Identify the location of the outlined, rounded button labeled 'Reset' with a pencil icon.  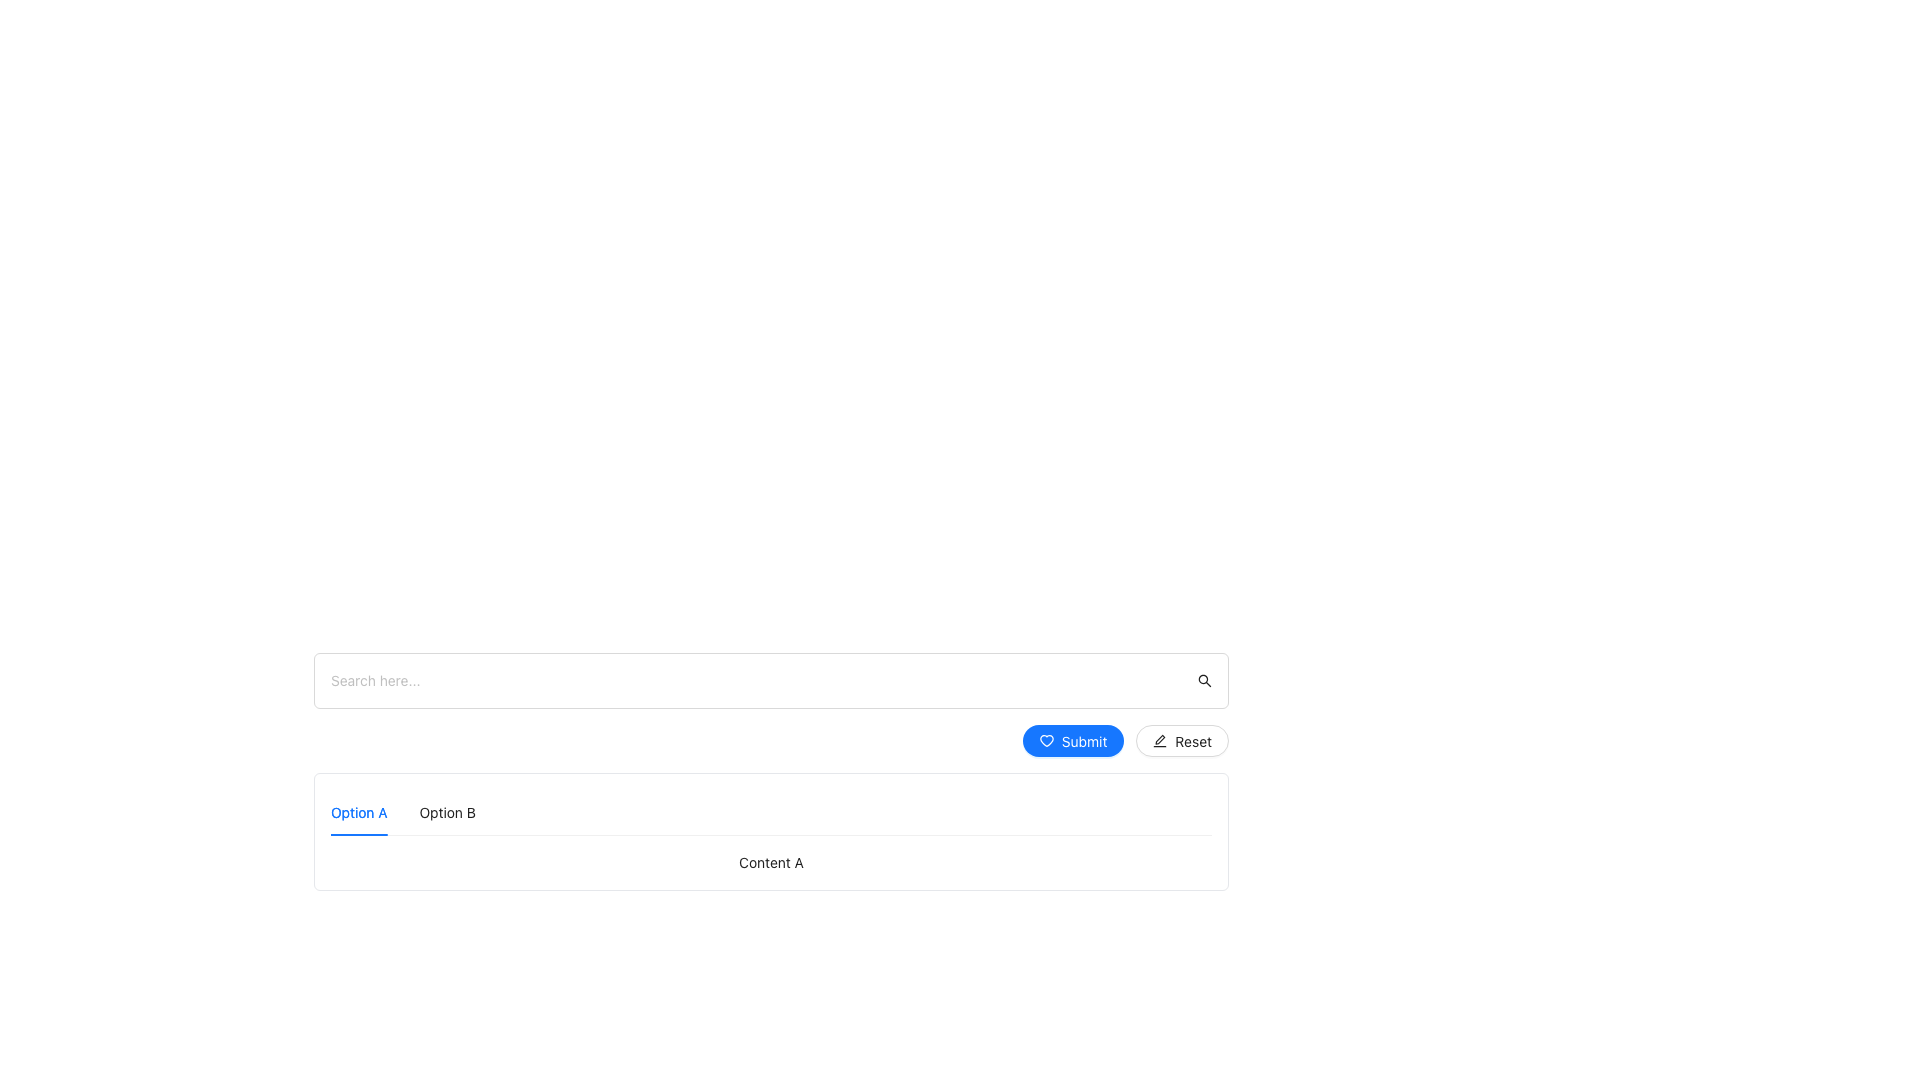
(1182, 740).